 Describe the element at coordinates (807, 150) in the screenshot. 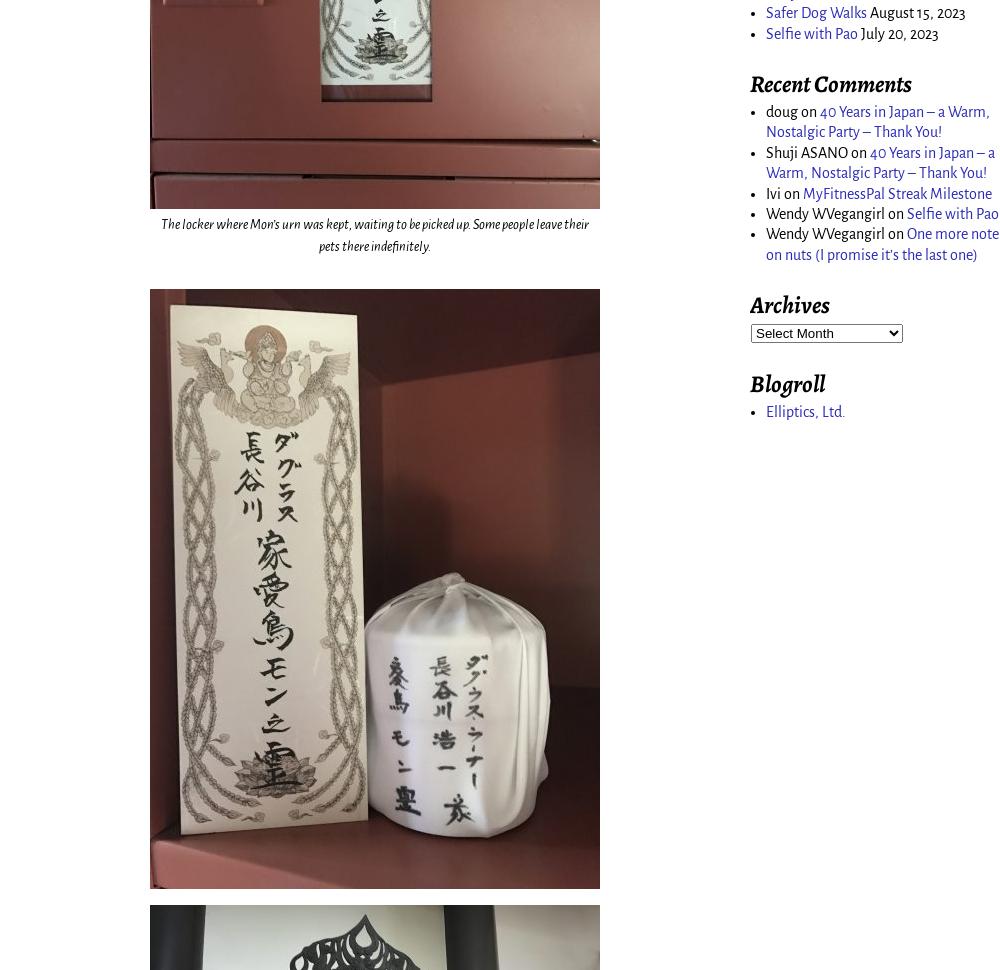

I see `'Shuji ASANO'` at that location.